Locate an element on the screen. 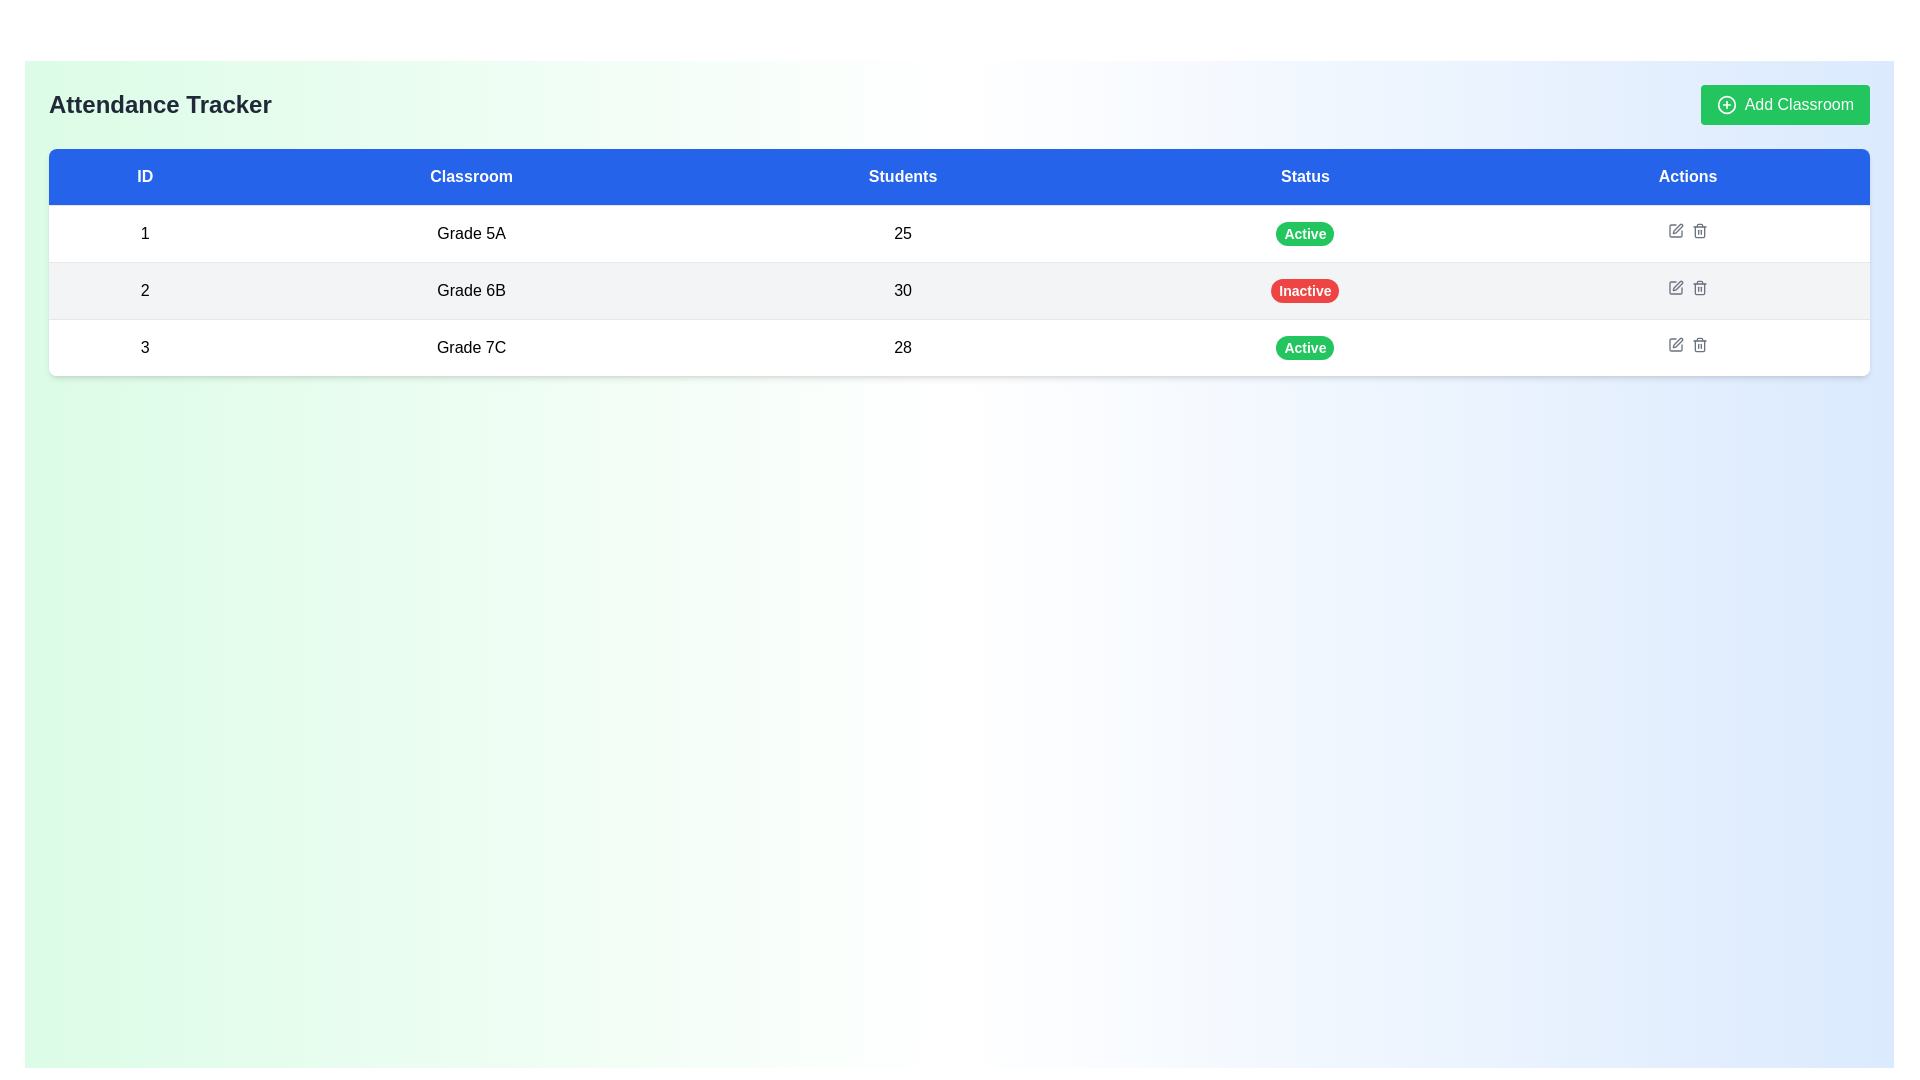  the Table Header element with a blue background and centered white text reading 'Classroom', which is the second column heading in the table is located at coordinates (470, 176).